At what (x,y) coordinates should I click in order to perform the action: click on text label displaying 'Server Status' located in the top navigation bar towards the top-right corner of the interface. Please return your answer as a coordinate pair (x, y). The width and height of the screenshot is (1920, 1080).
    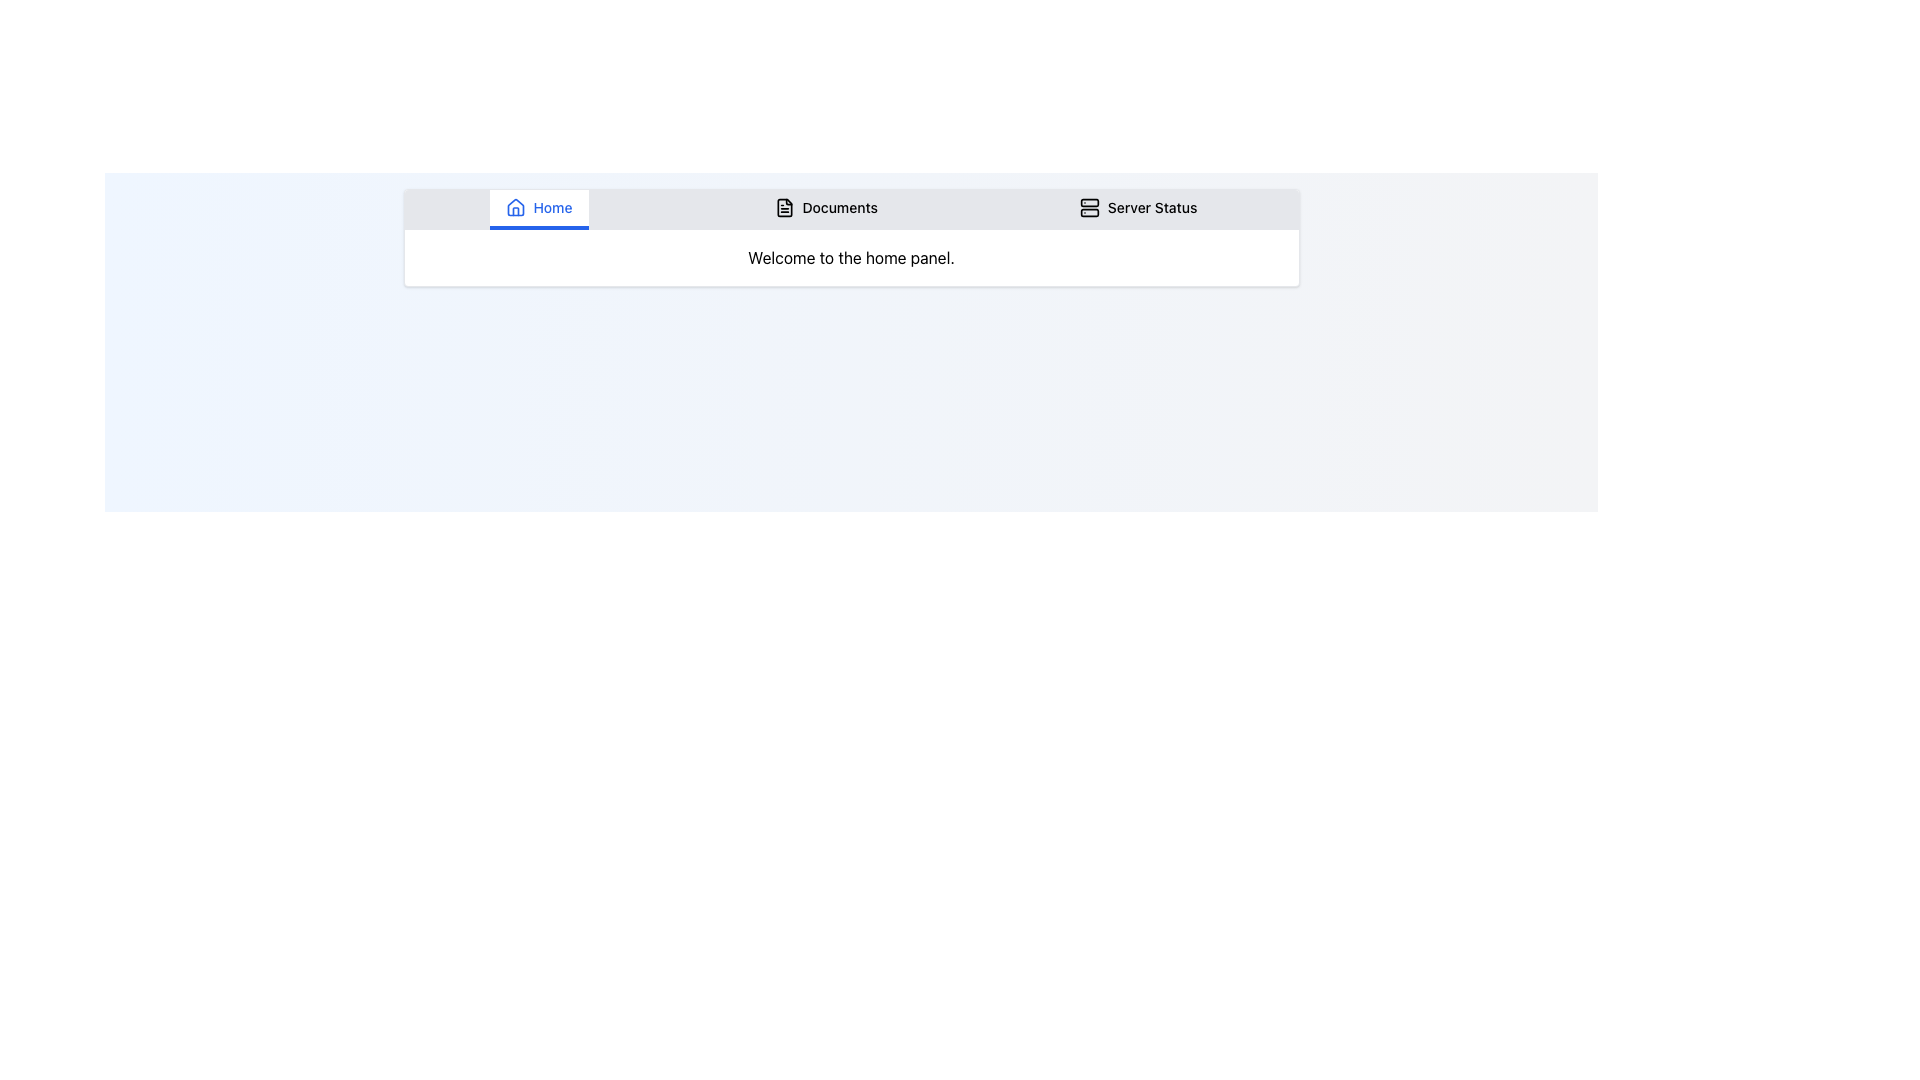
    Looking at the image, I should click on (1152, 208).